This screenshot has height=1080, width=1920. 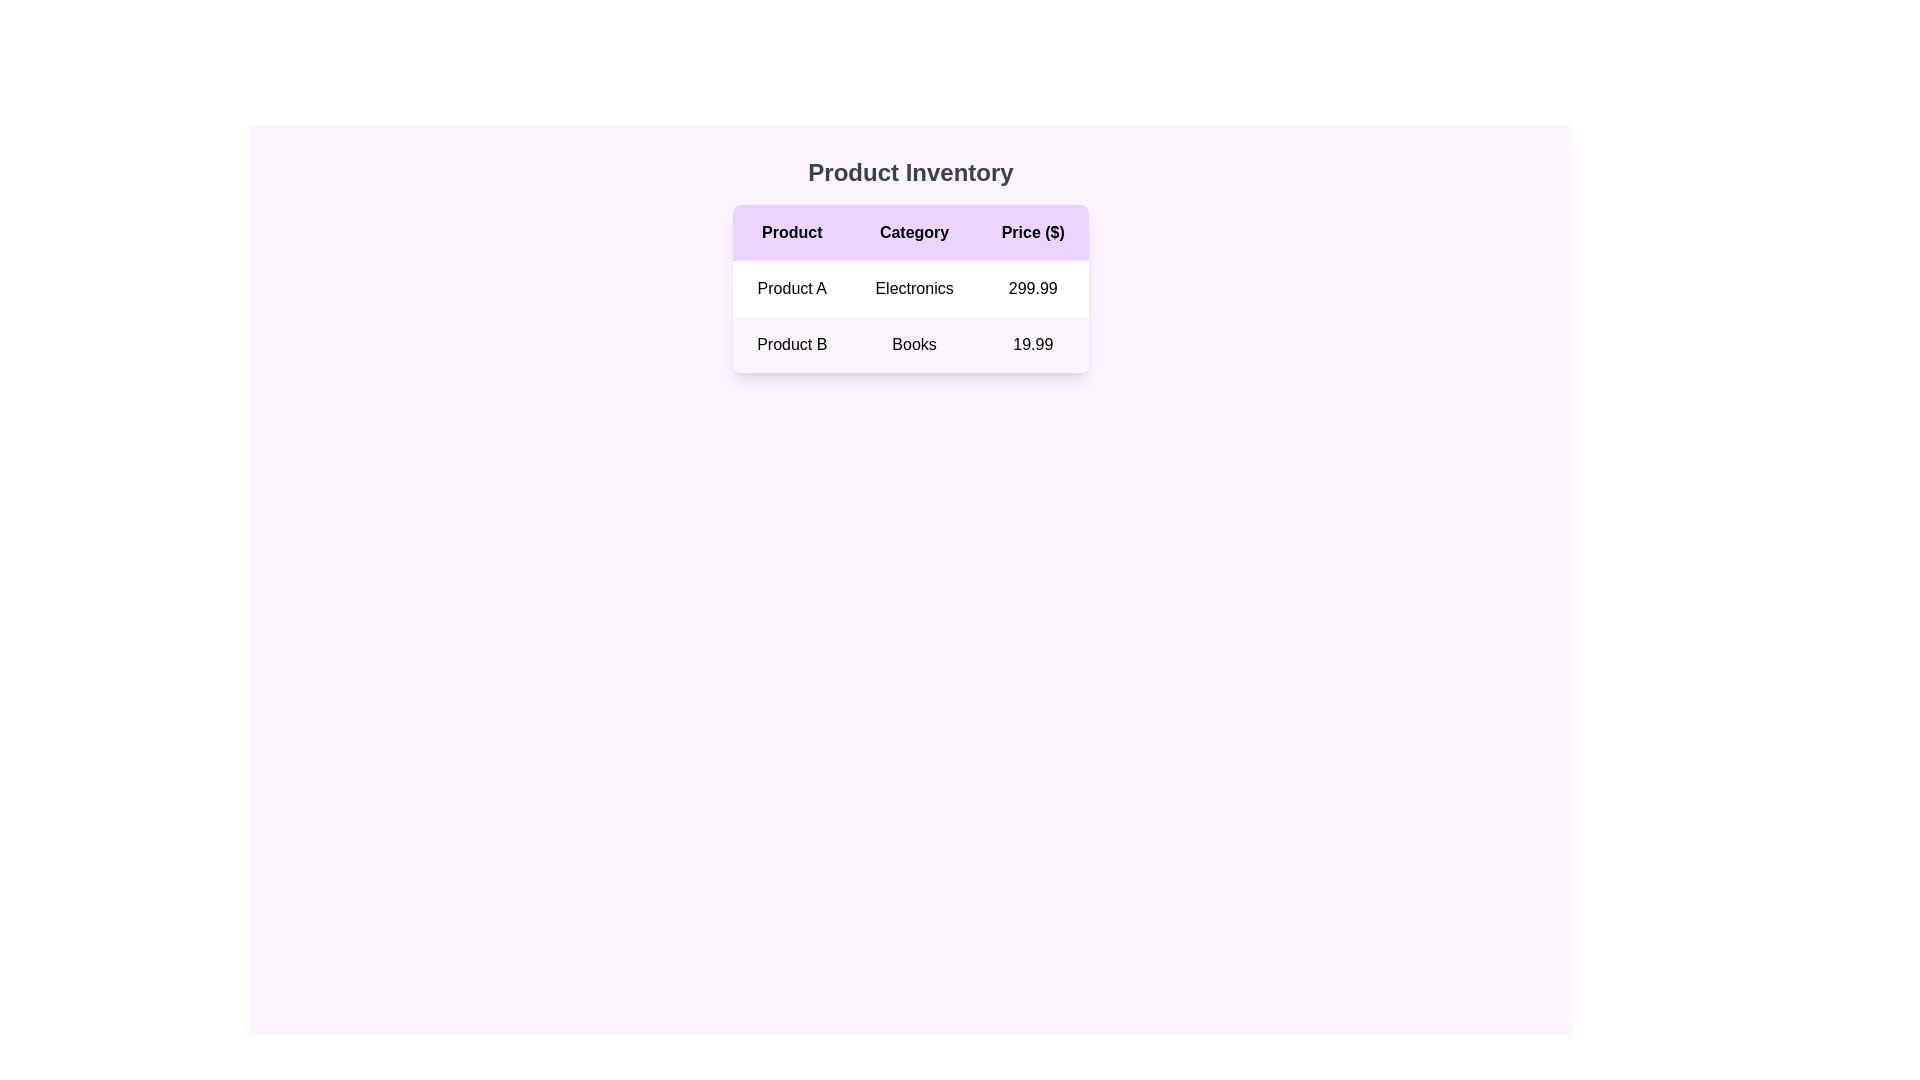 I want to click on the first row of the table displaying product information, which includes 'Product A', 'Electronics', and '299.99', so click(x=910, y=315).